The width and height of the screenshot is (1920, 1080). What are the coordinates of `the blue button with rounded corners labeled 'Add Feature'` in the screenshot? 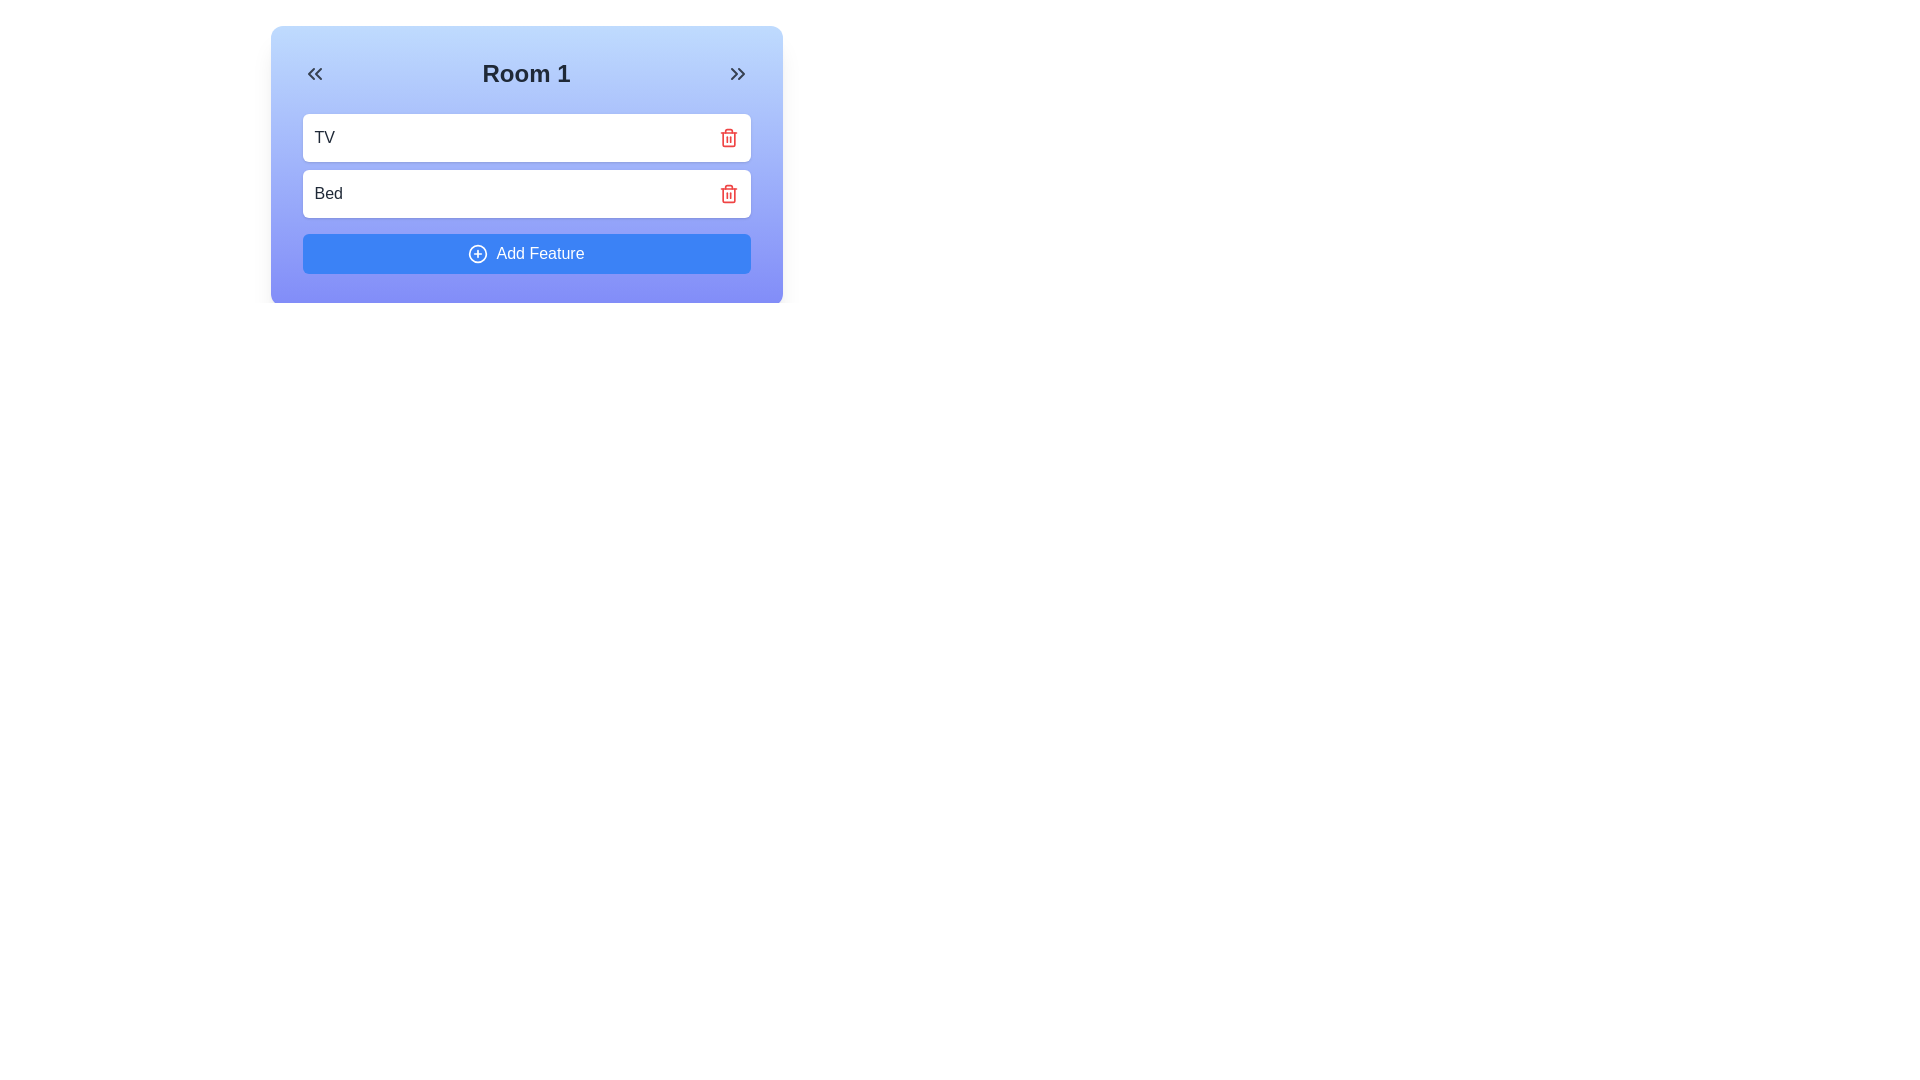 It's located at (526, 253).